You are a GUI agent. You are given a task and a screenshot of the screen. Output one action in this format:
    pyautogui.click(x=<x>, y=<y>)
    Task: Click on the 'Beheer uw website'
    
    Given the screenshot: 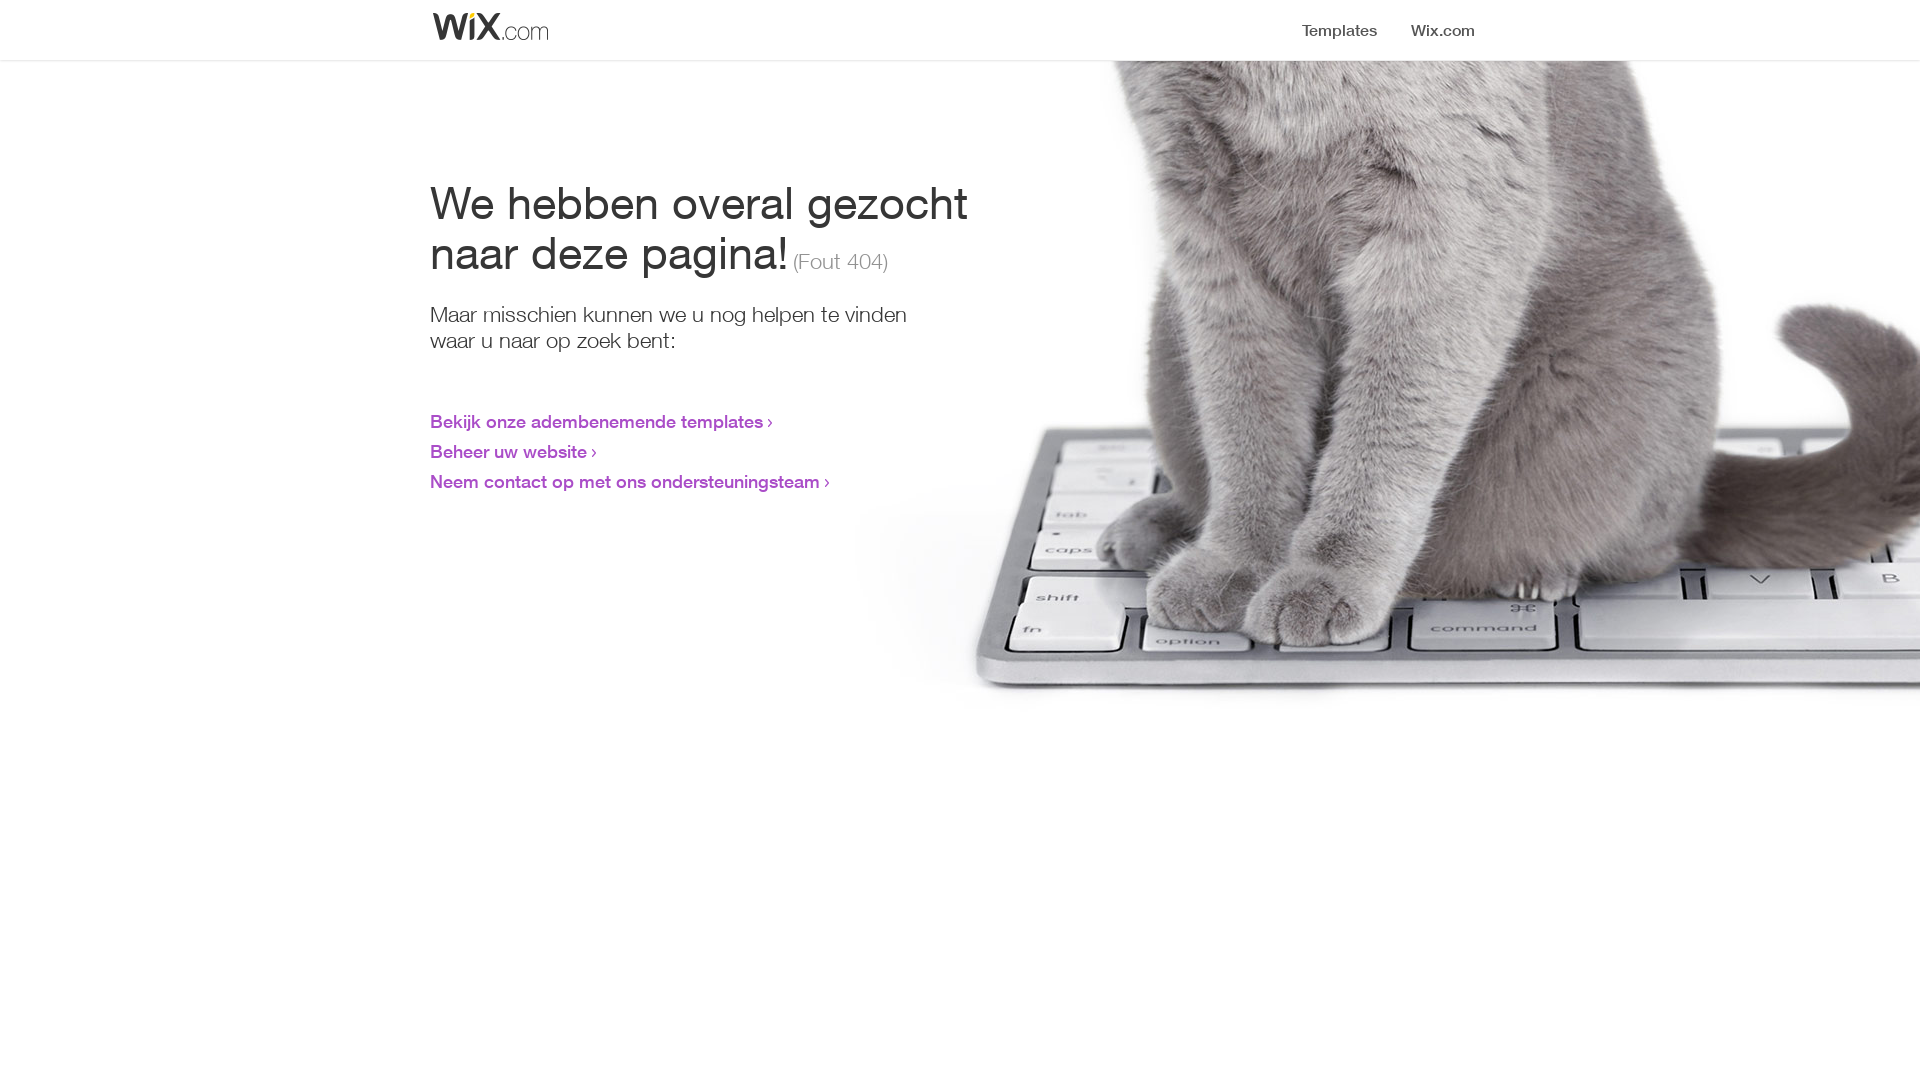 What is the action you would take?
    pyautogui.click(x=508, y=451)
    